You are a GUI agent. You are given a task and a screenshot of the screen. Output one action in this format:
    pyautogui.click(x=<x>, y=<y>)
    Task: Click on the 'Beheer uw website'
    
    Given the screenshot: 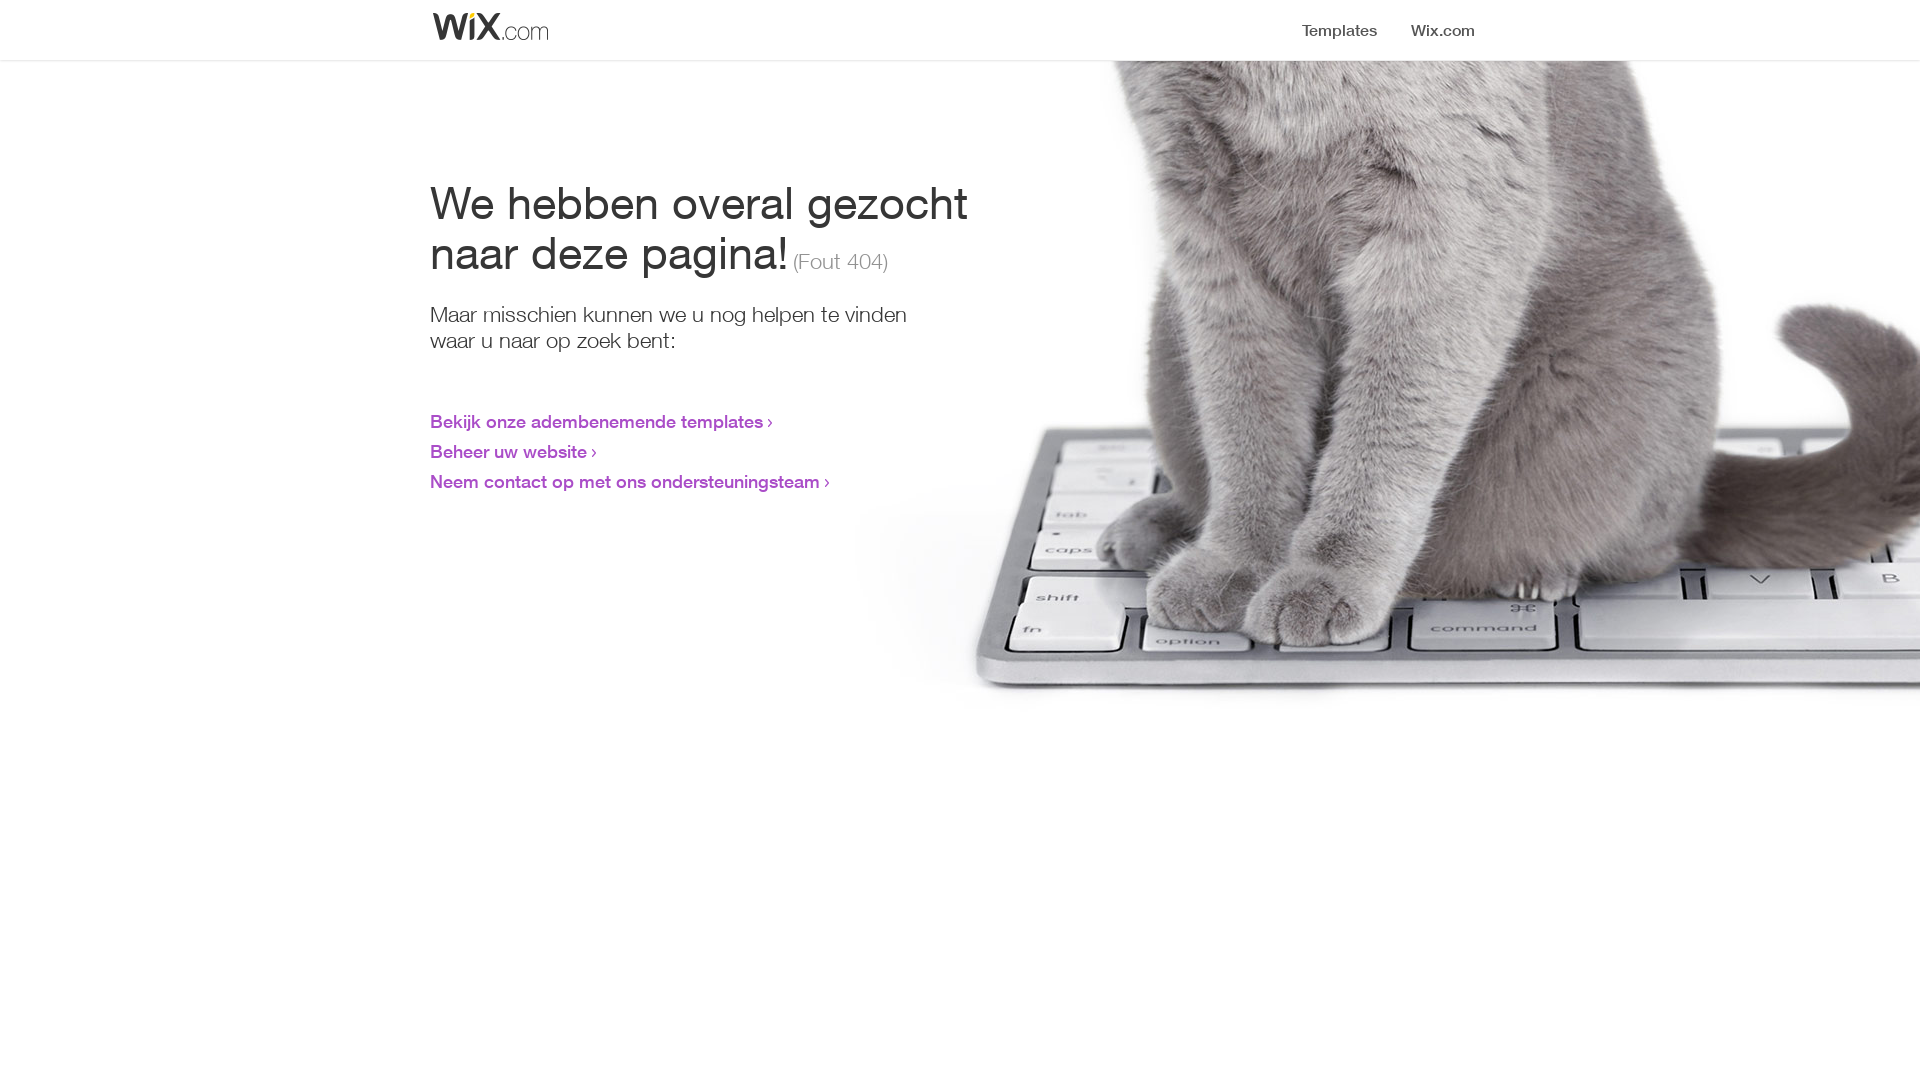 What is the action you would take?
    pyautogui.click(x=508, y=451)
    